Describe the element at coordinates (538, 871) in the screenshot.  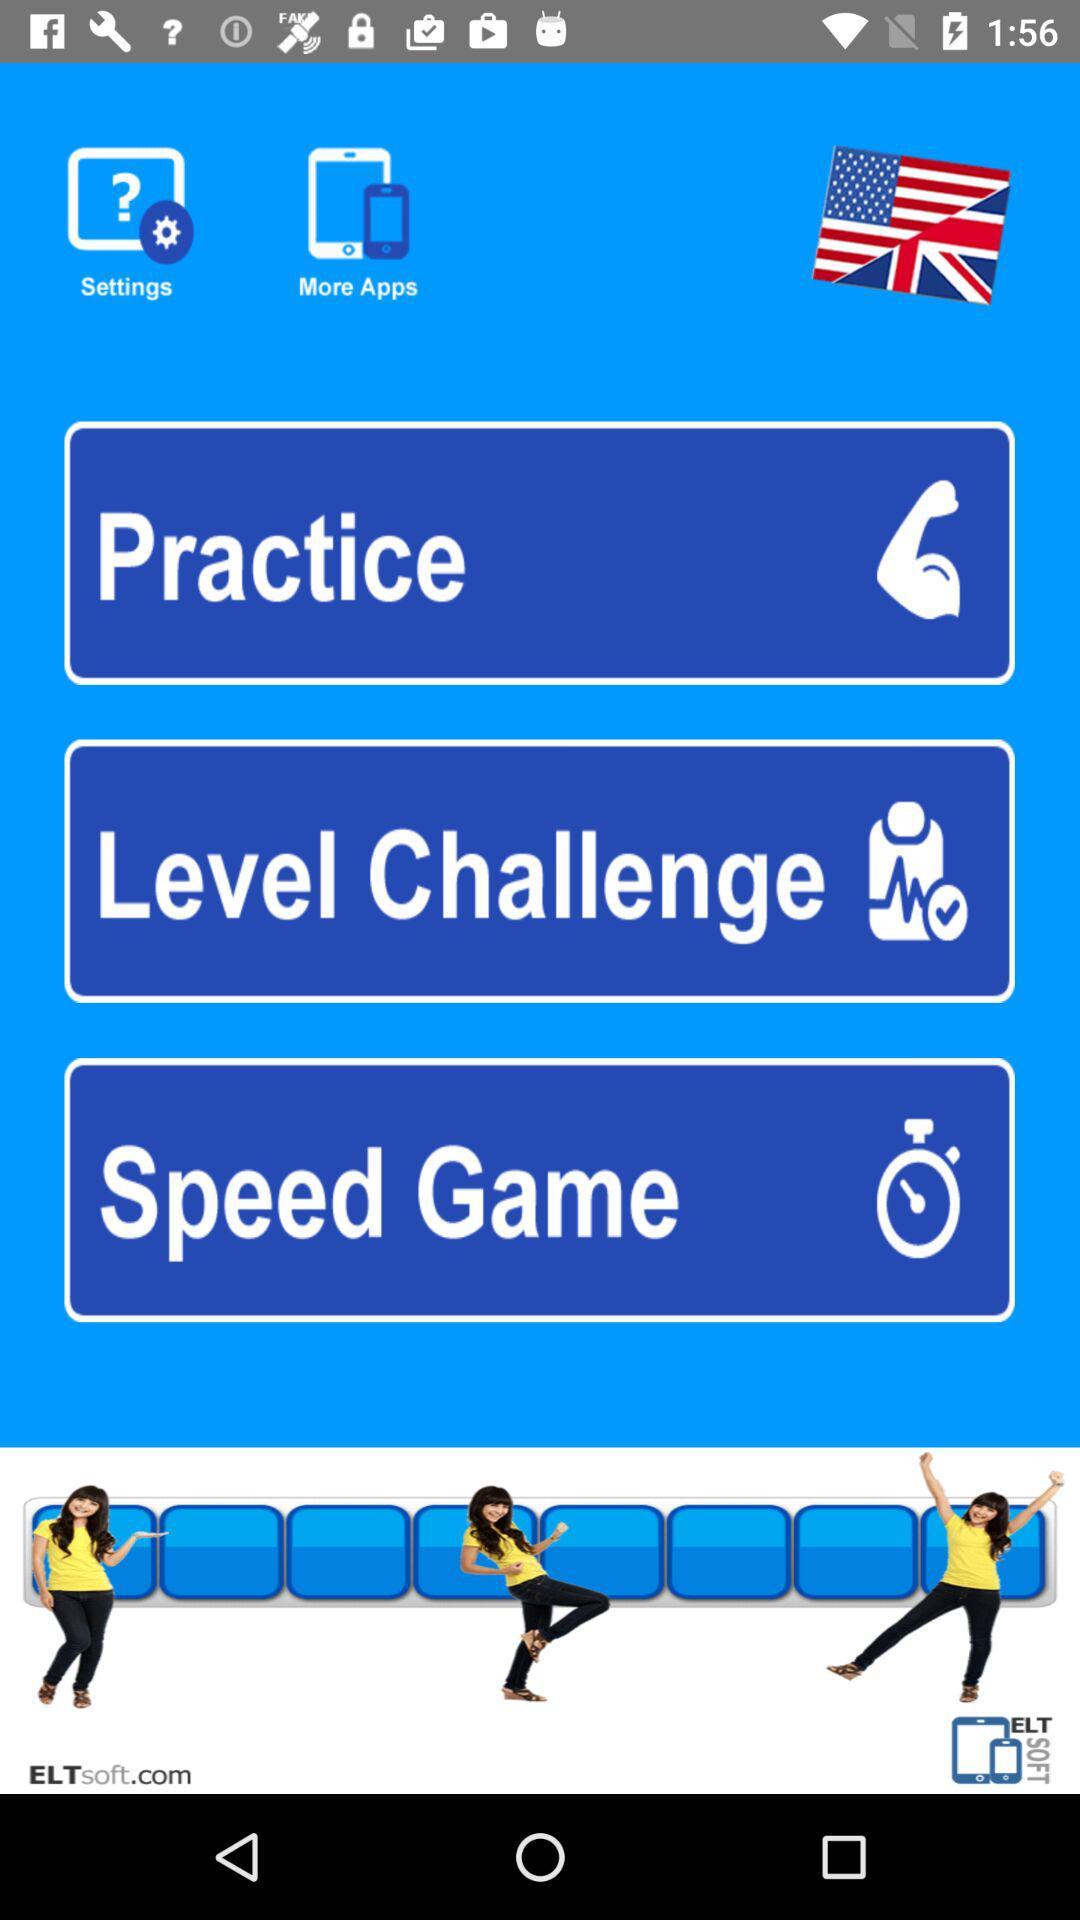
I see `play` at that location.